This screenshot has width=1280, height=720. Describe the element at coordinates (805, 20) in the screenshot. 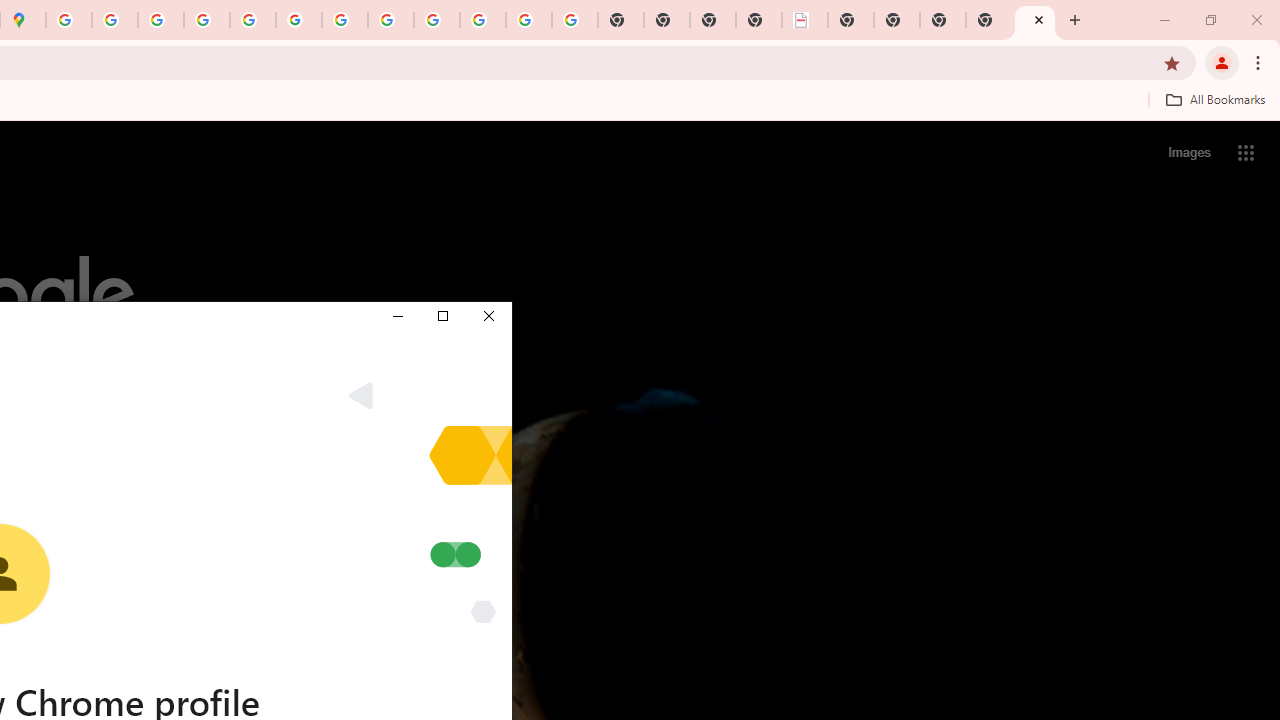

I see `'LAAD Defence & Security 2025 | BAE Systems'` at that location.